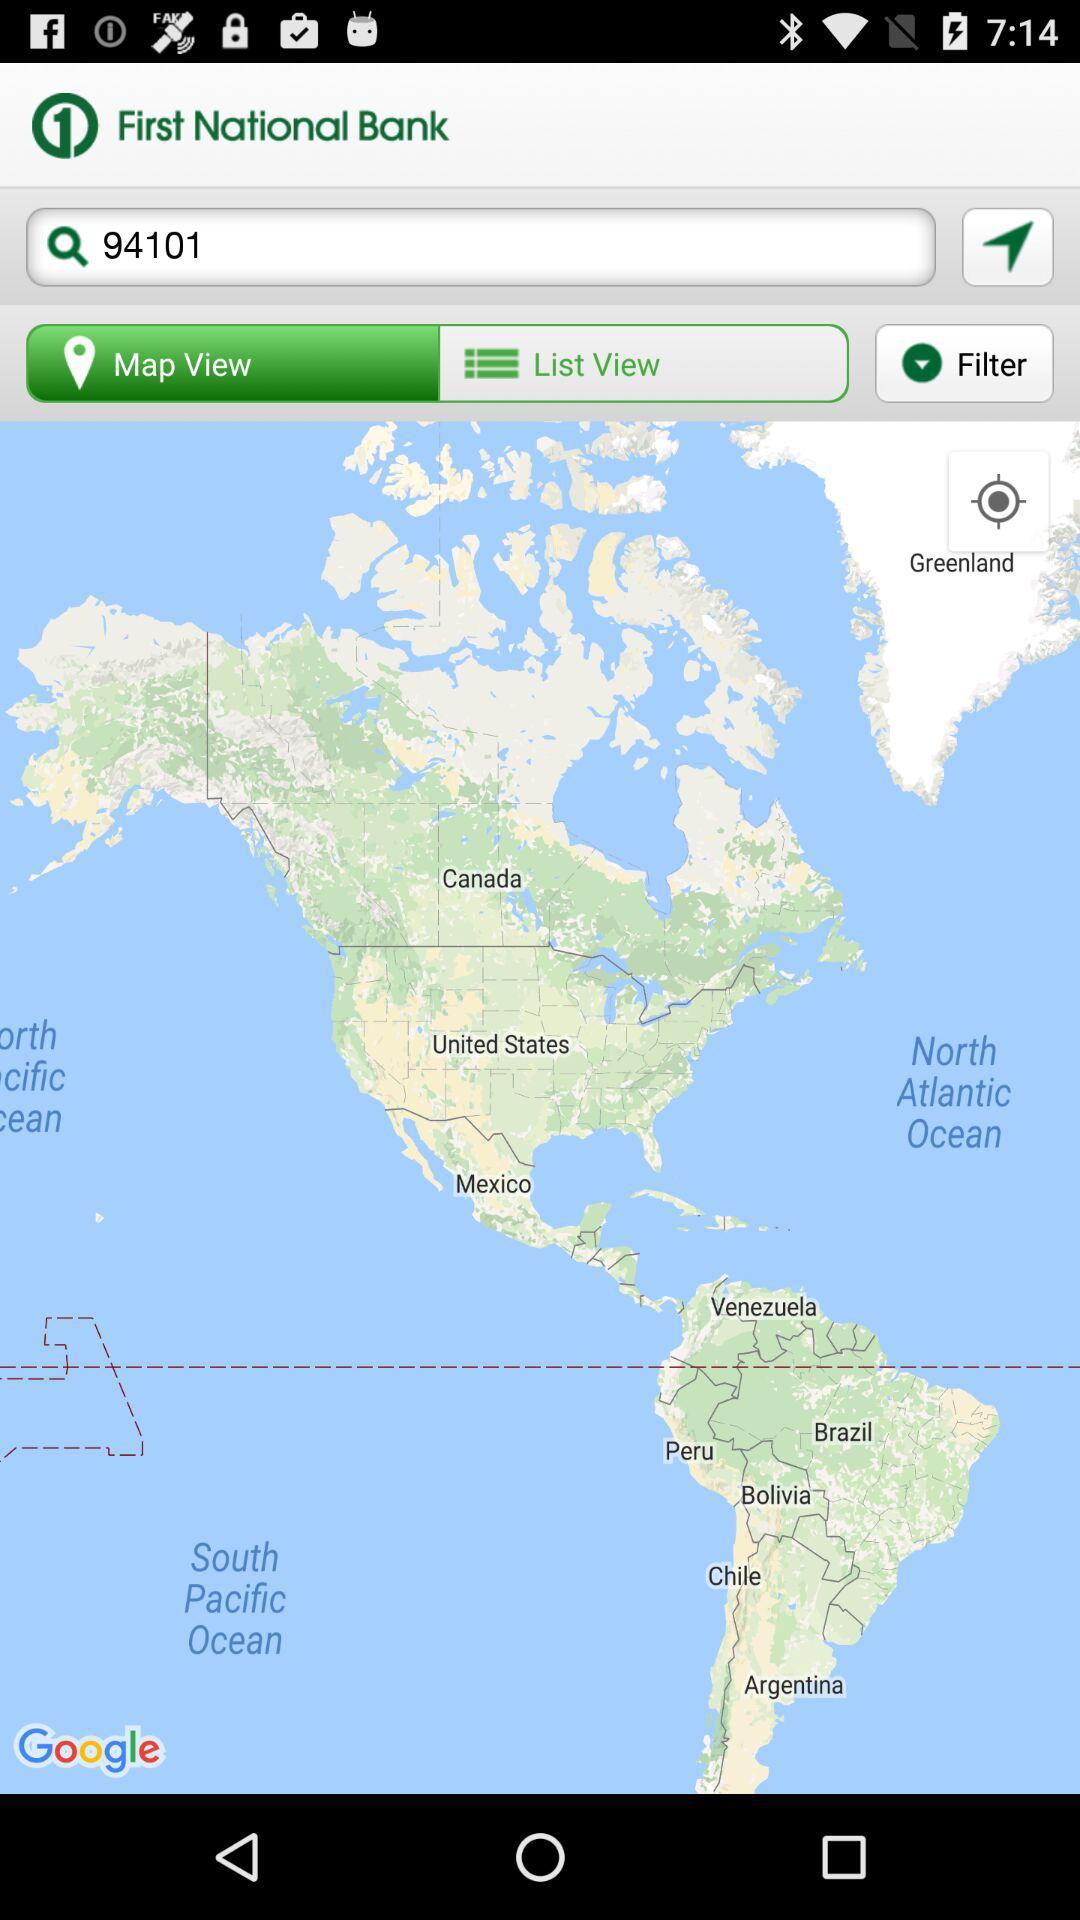 This screenshot has height=1920, width=1080. What do you see at coordinates (232, 363) in the screenshot?
I see `map view` at bounding box center [232, 363].